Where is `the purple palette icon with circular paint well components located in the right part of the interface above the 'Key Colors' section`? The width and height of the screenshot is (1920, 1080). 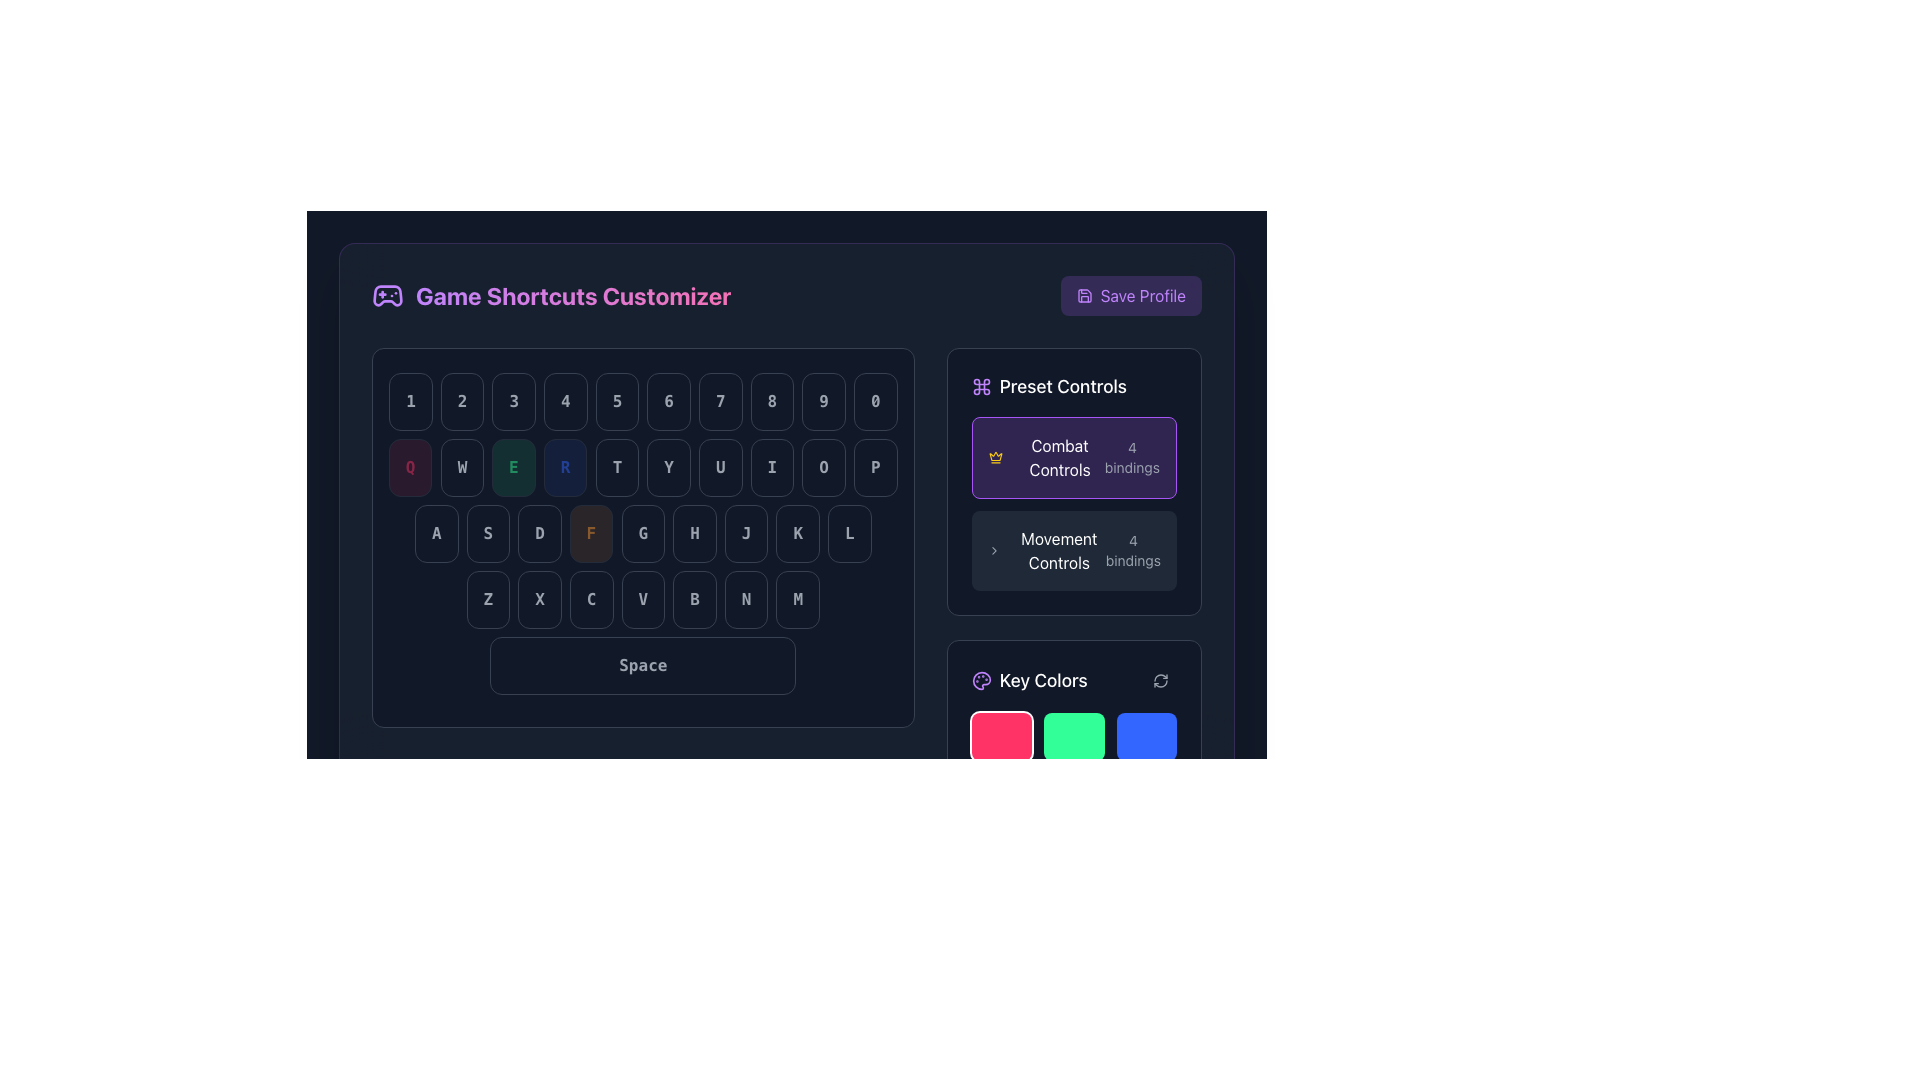
the purple palette icon with circular paint well components located in the right part of the interface above the 'Key Colors' section is located at coordinates (981, 680).